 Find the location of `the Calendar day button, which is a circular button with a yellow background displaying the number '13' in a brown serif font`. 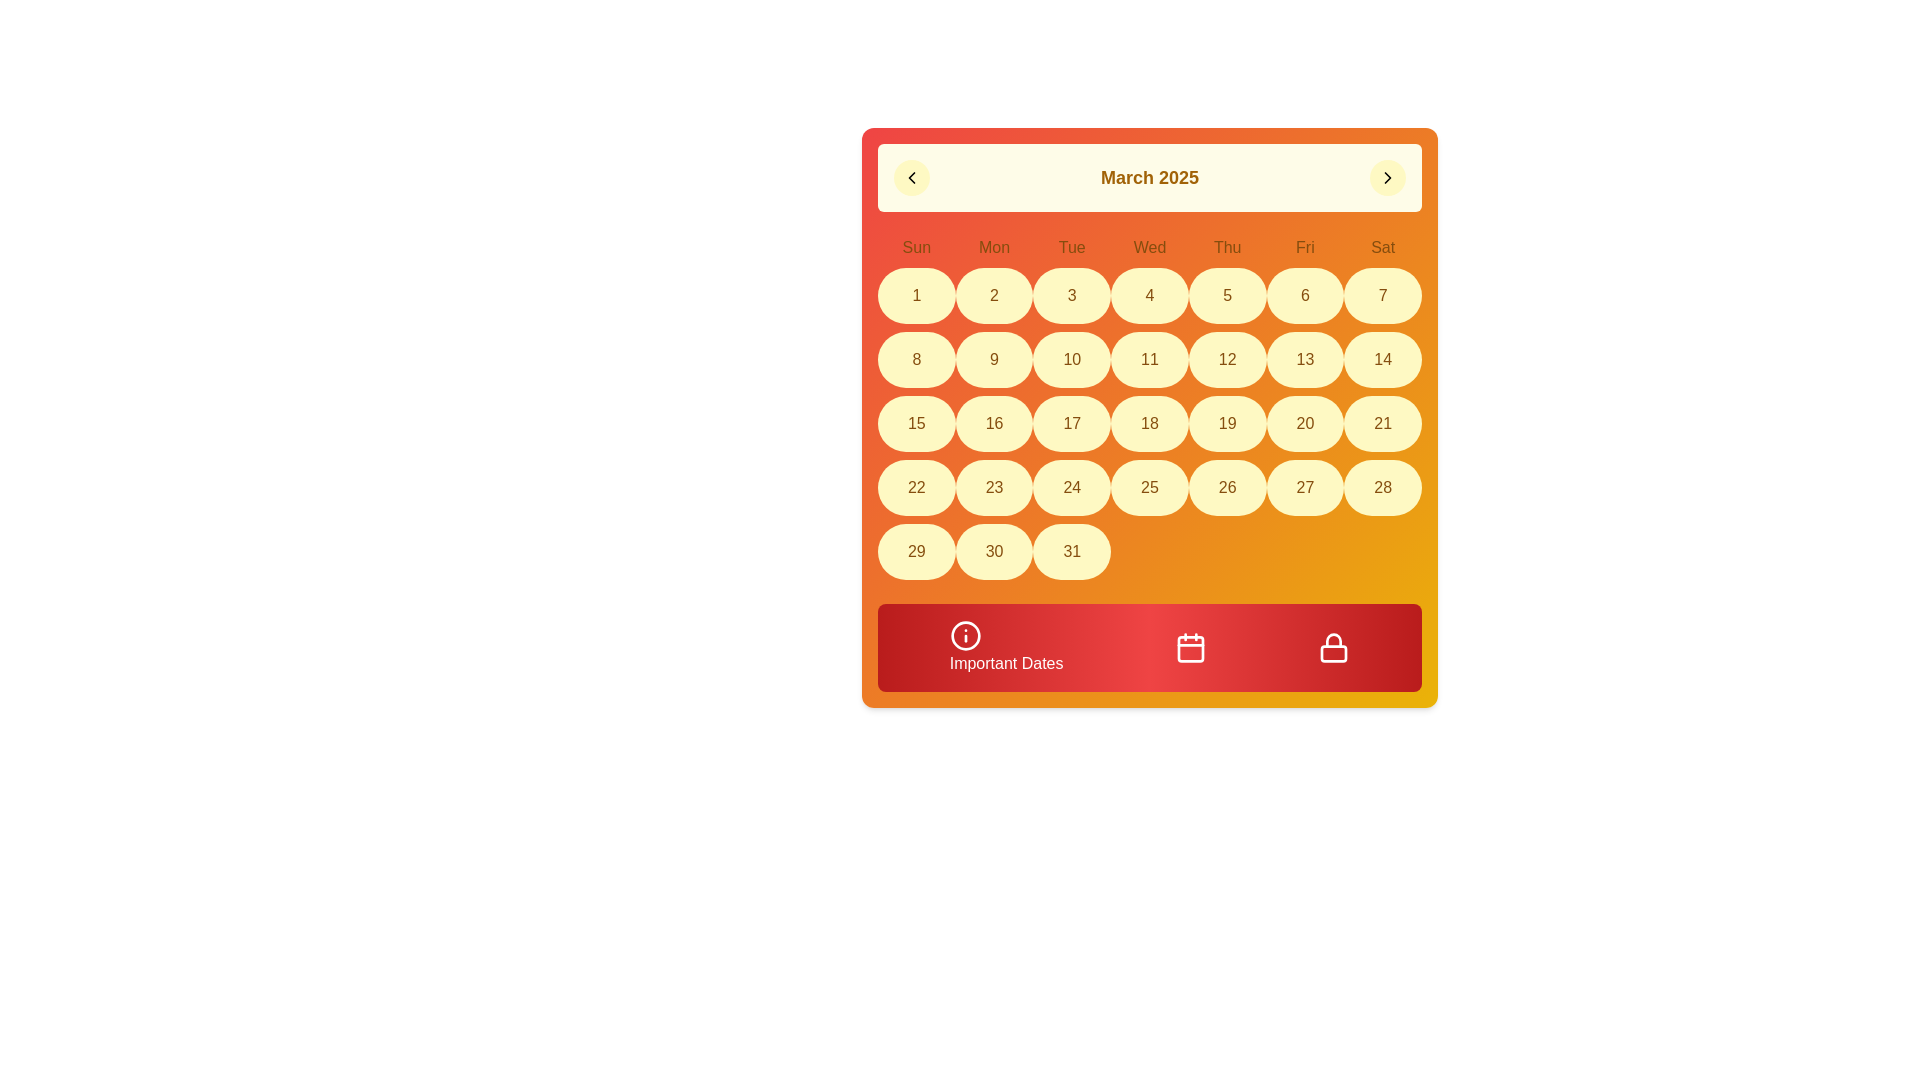

the Calendar day button, which is a circular button with a yellow background displaying the number '13' in a brown serif font is located at coordinates (1305, 358).